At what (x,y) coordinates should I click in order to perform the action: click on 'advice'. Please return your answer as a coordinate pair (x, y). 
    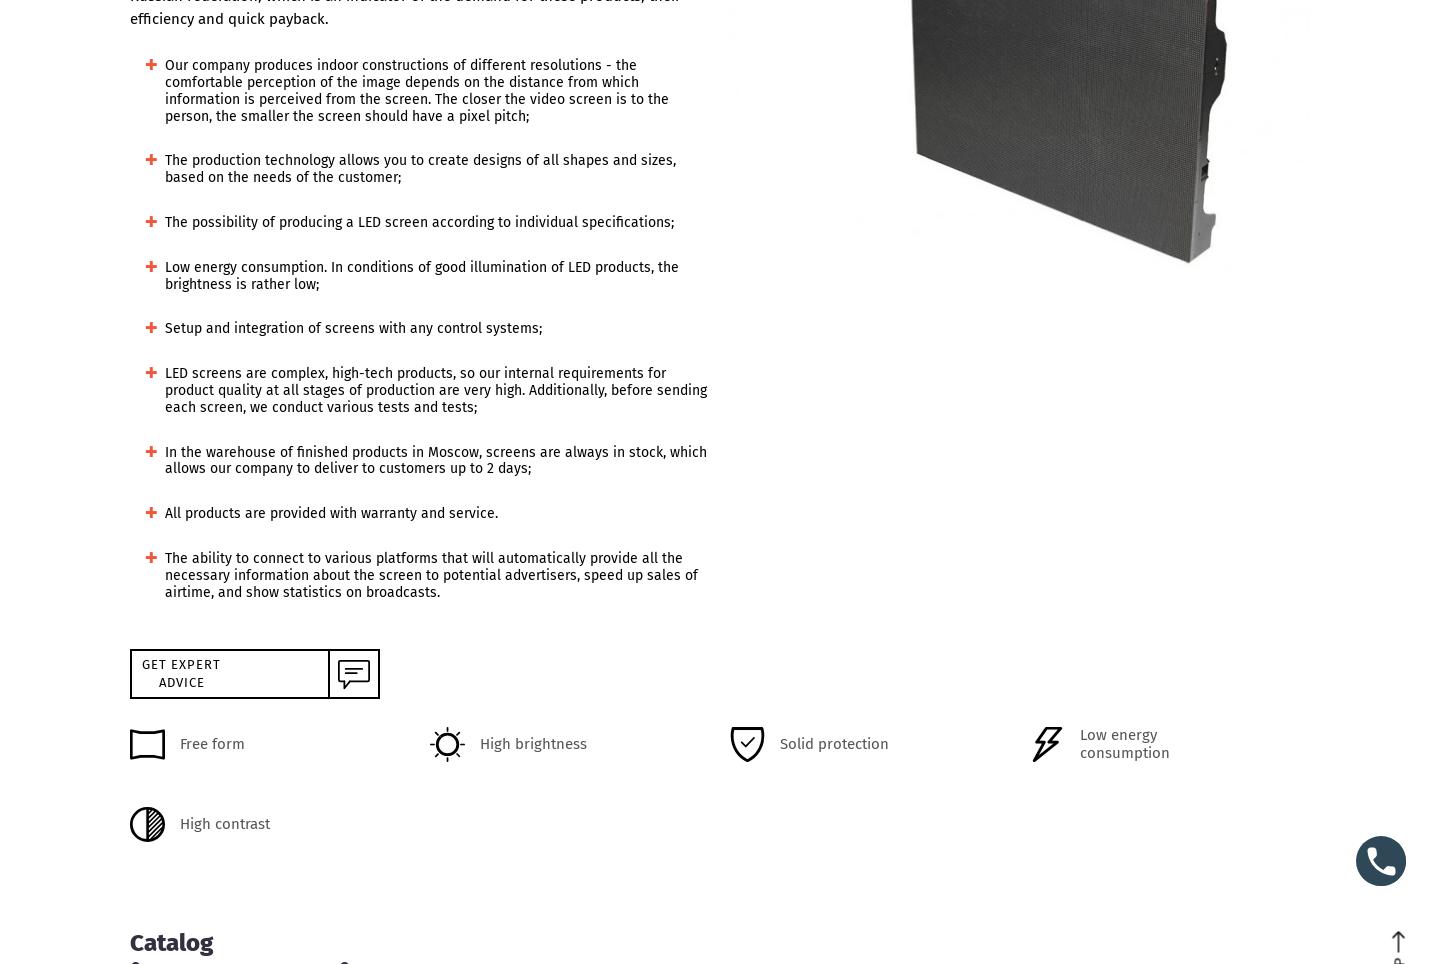
    Looking at the image, I should click on (181, 681).